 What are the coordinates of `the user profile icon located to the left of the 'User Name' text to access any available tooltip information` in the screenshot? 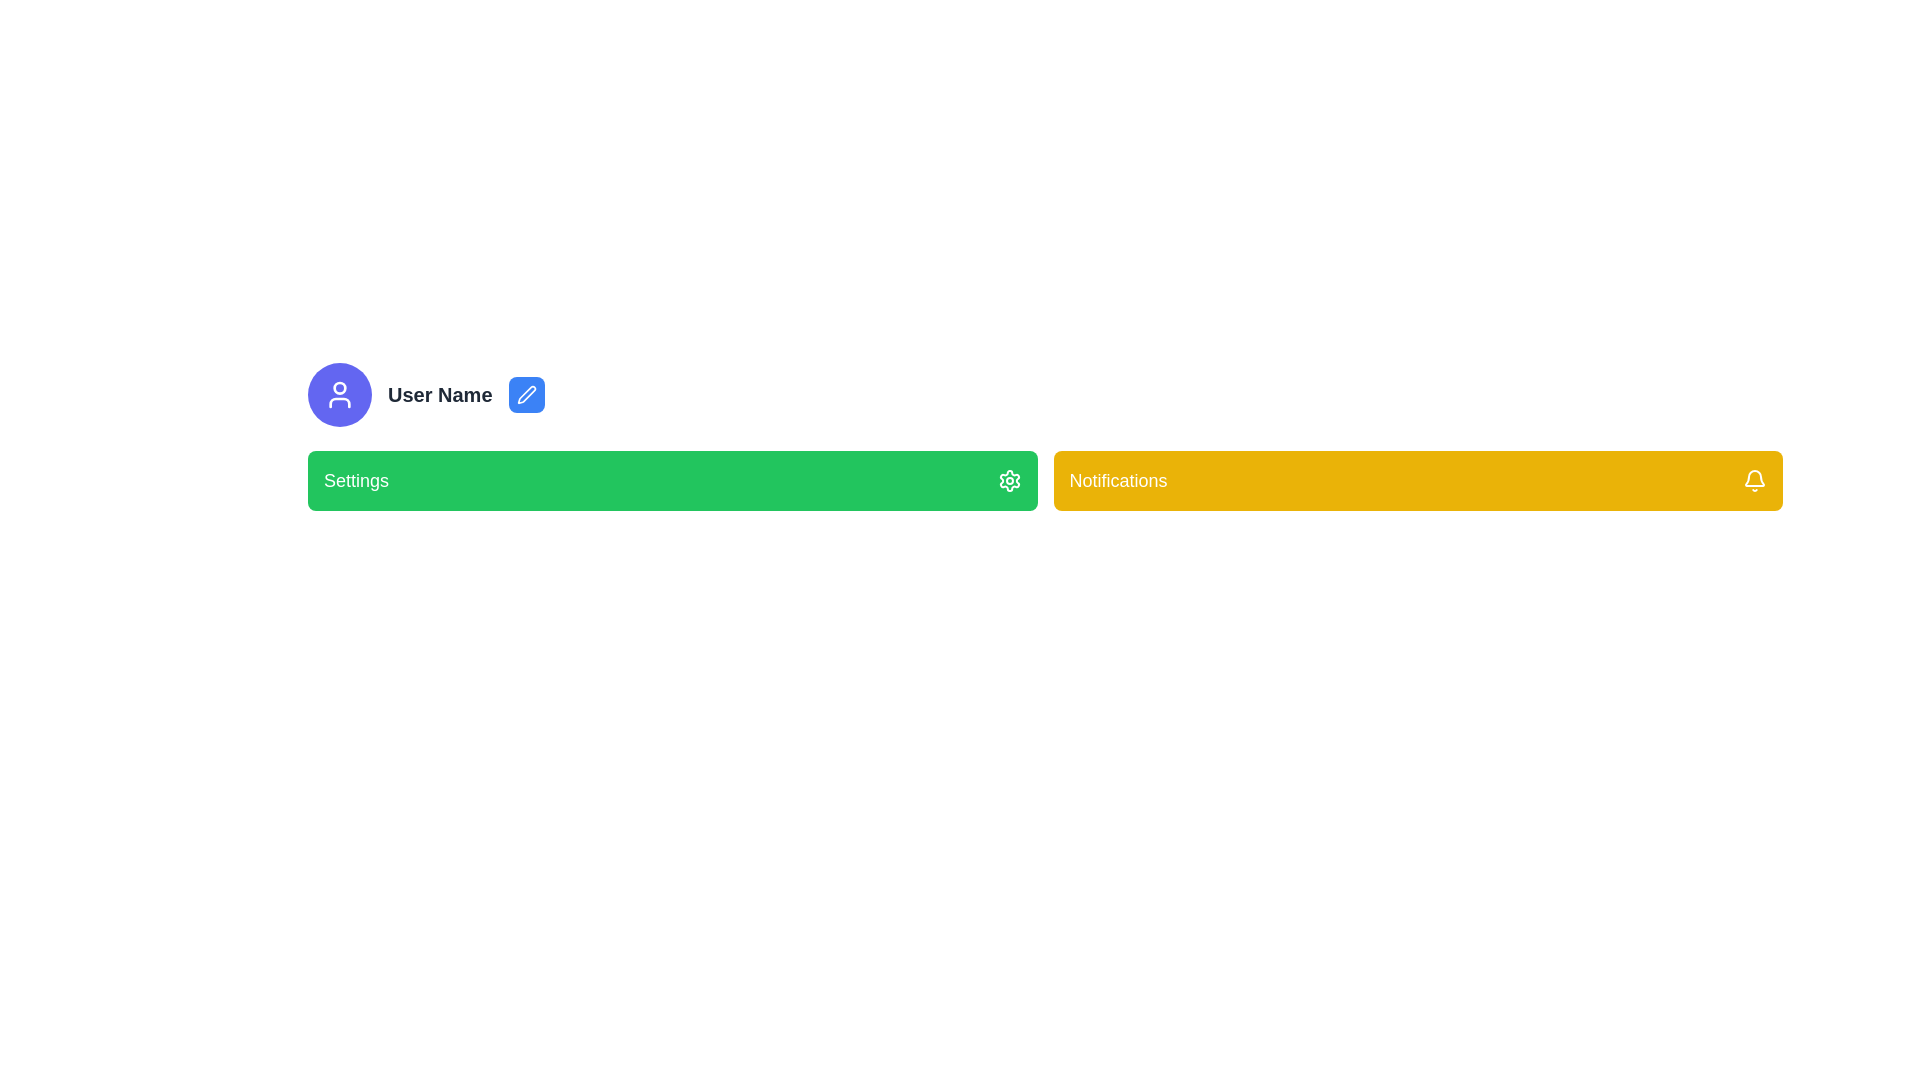 It's located at (340, 394).